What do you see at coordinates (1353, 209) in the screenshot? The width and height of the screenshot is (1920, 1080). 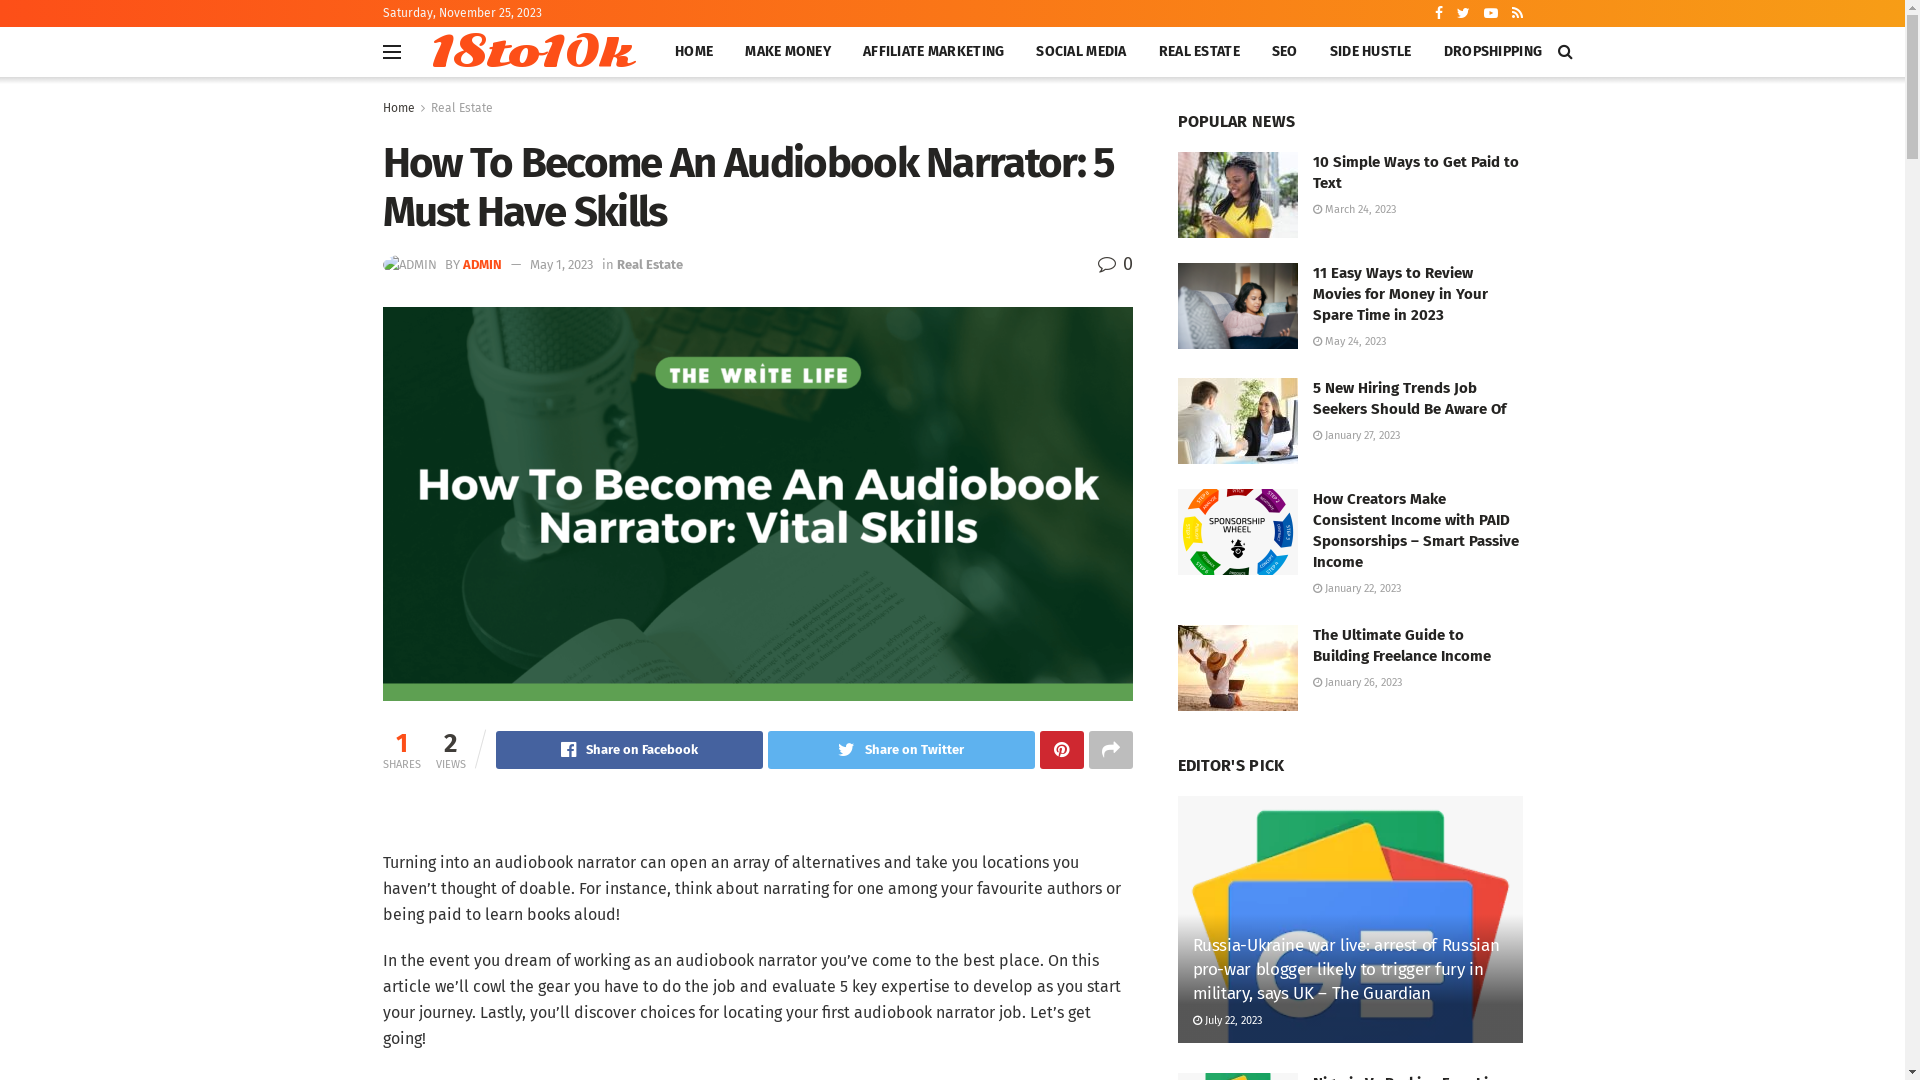 I see `'March 24, 2023'` at bounding box center [1353, 209].